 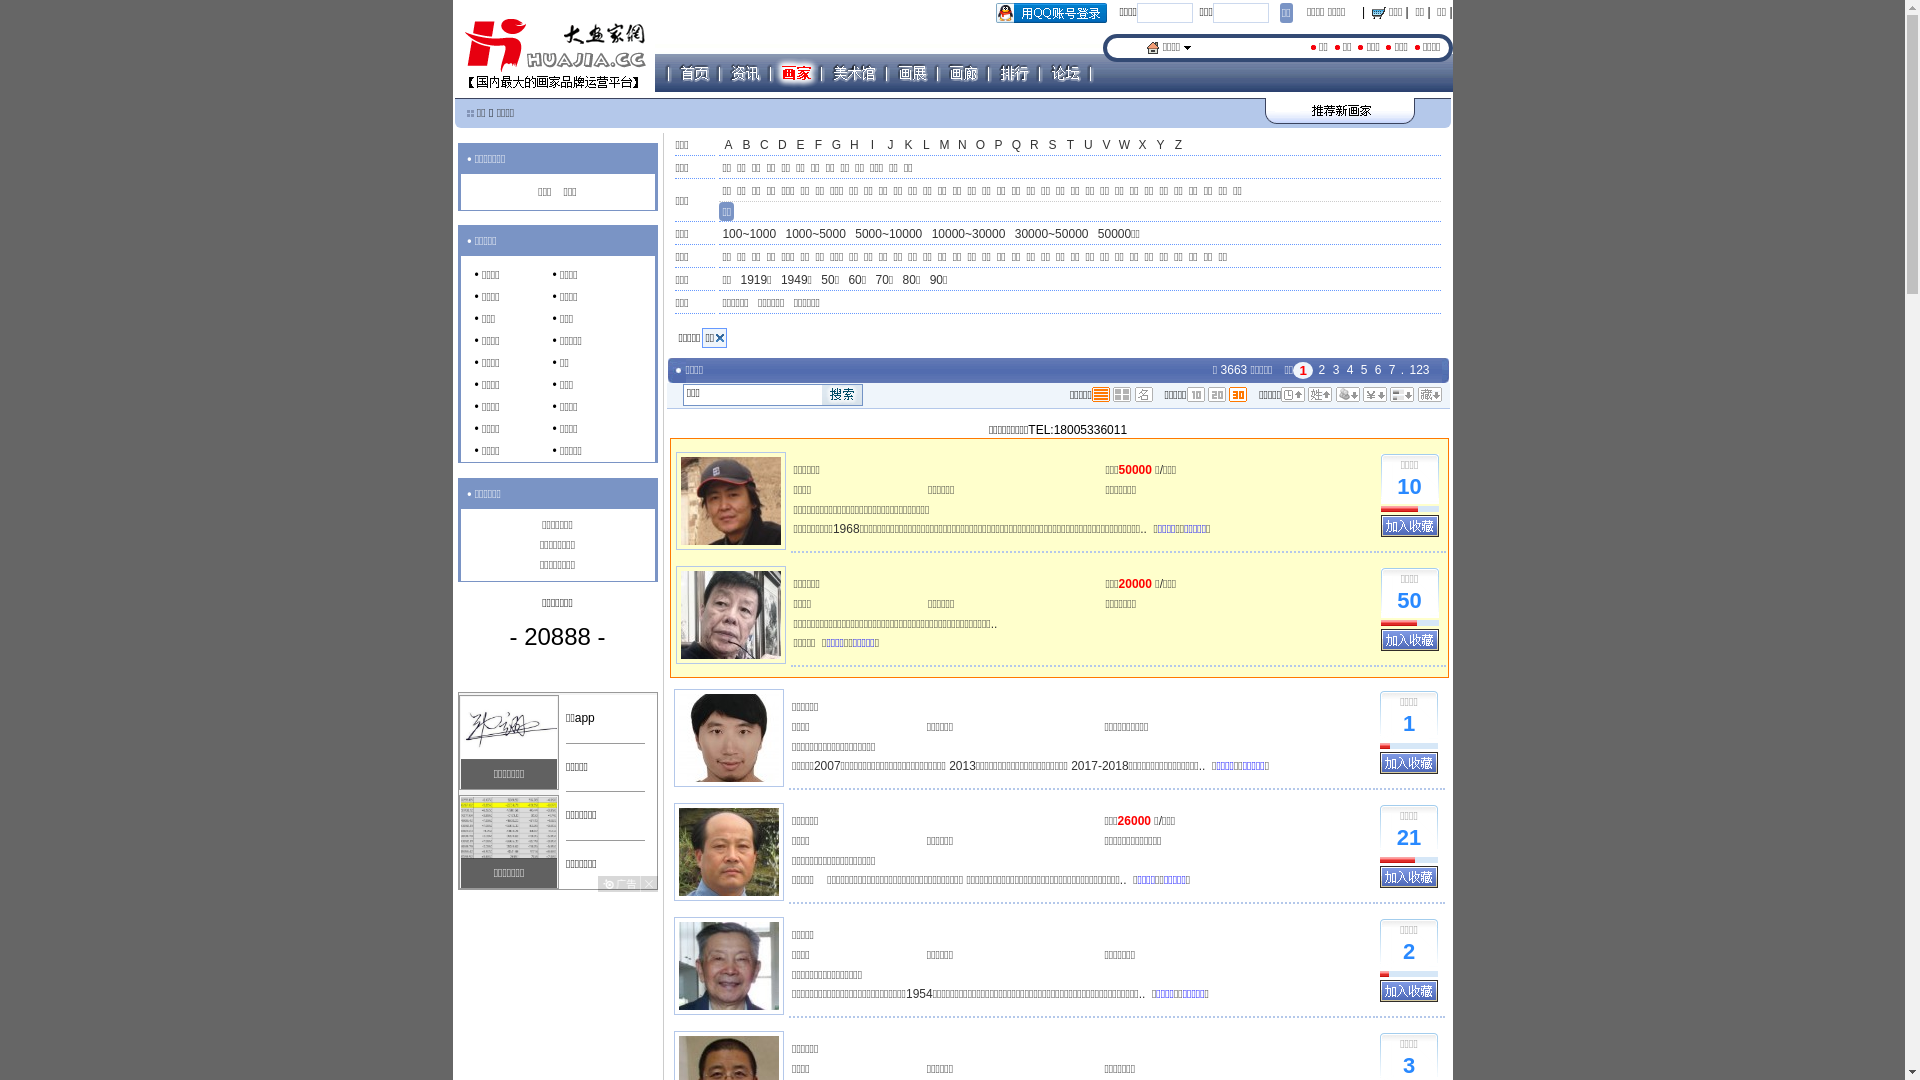 I want to click on 'U', so click(x=1078, y=145).